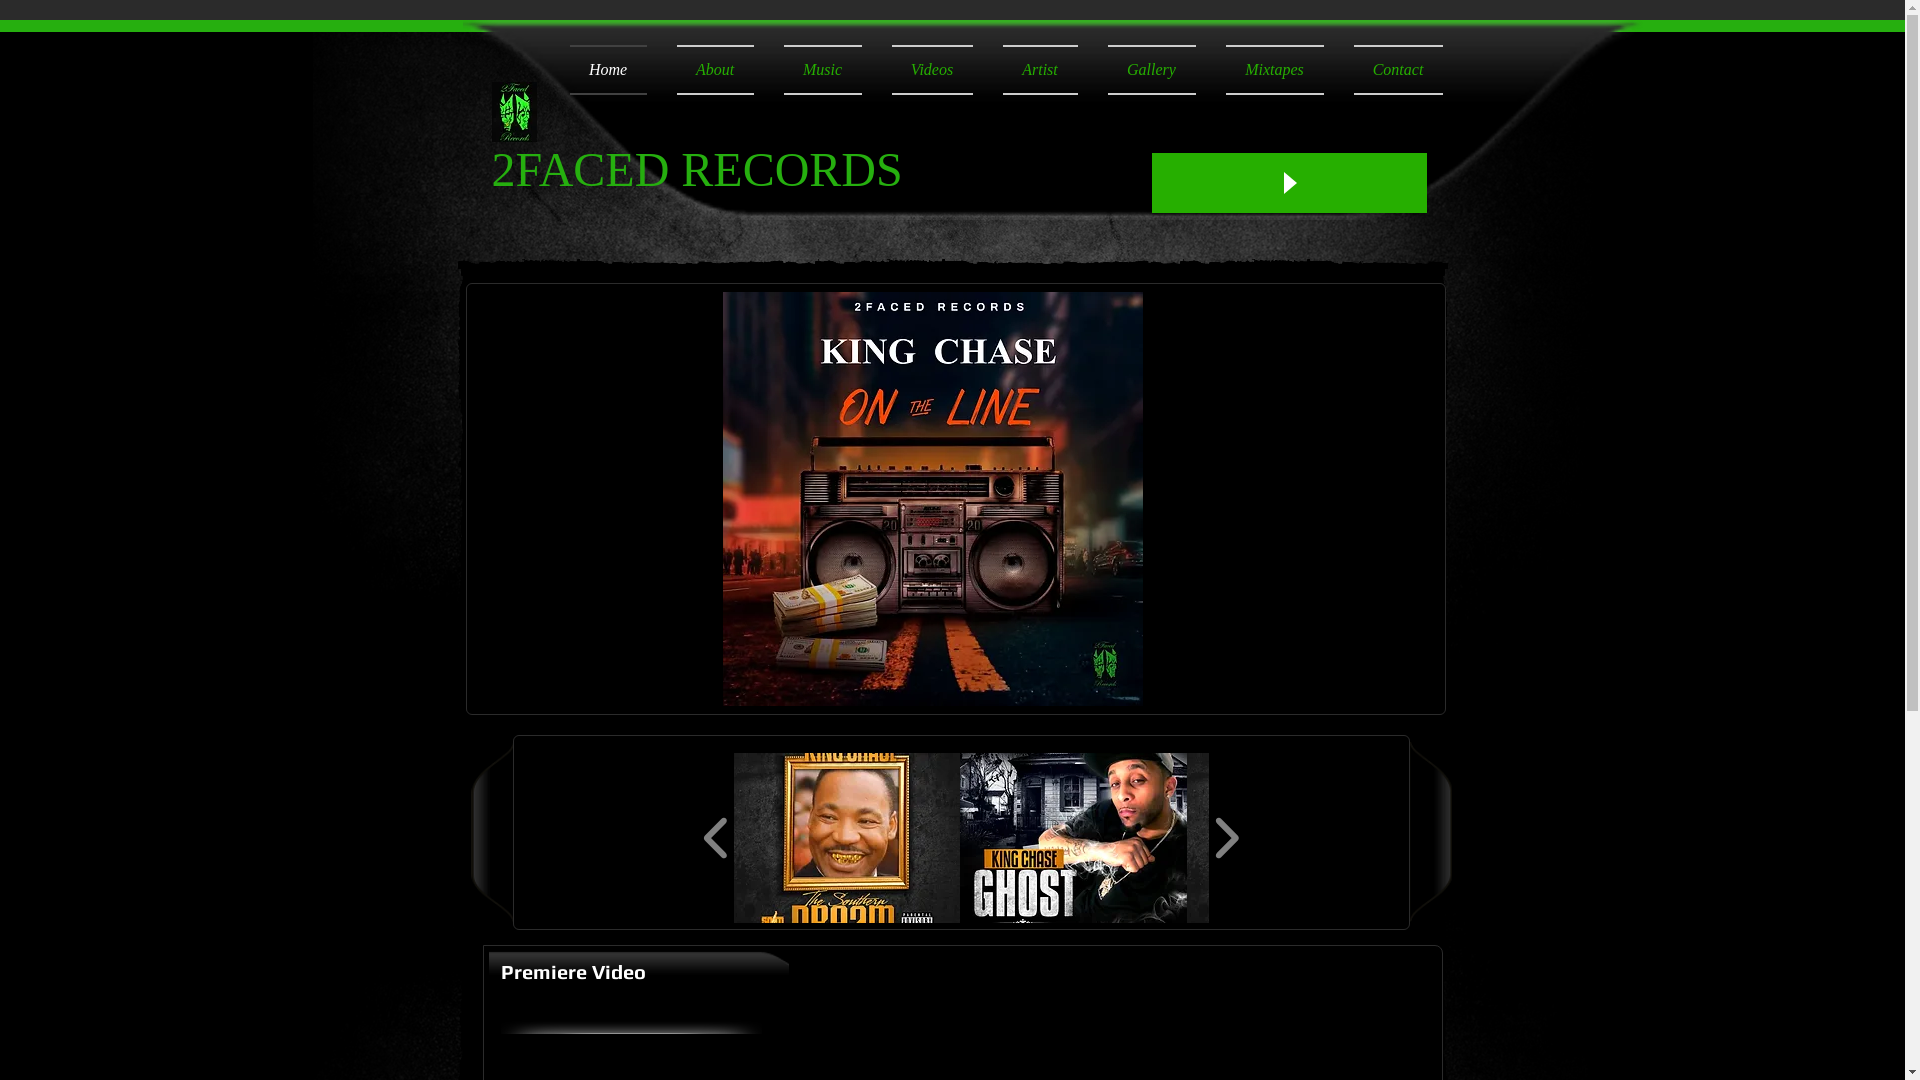 This screenshot has width=1920, height=1080. I want to click on 'Mixtapes', so click(1272, 68).